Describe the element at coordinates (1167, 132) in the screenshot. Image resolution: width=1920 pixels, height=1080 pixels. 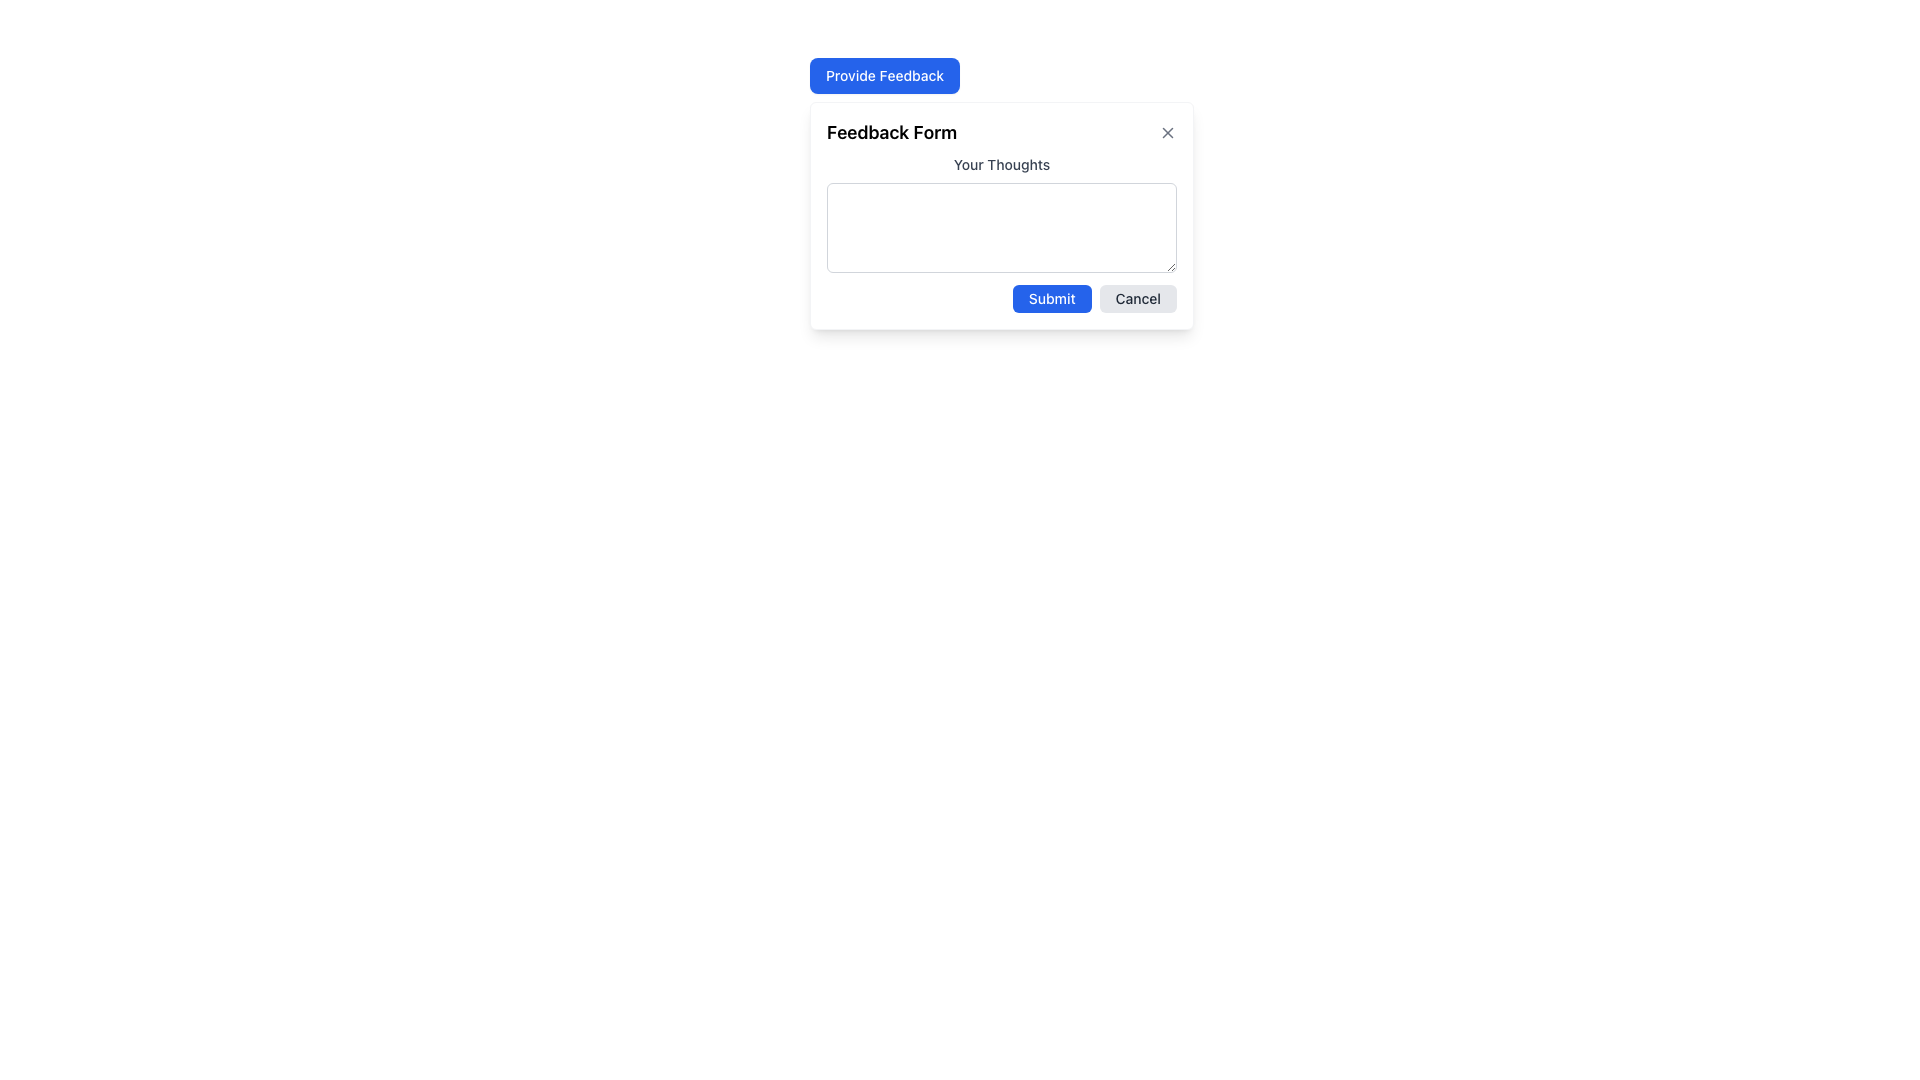
I see `the Close Icon (an 'X' shape) located at the top right corner of the 'Feedback Form' modal` at that location.